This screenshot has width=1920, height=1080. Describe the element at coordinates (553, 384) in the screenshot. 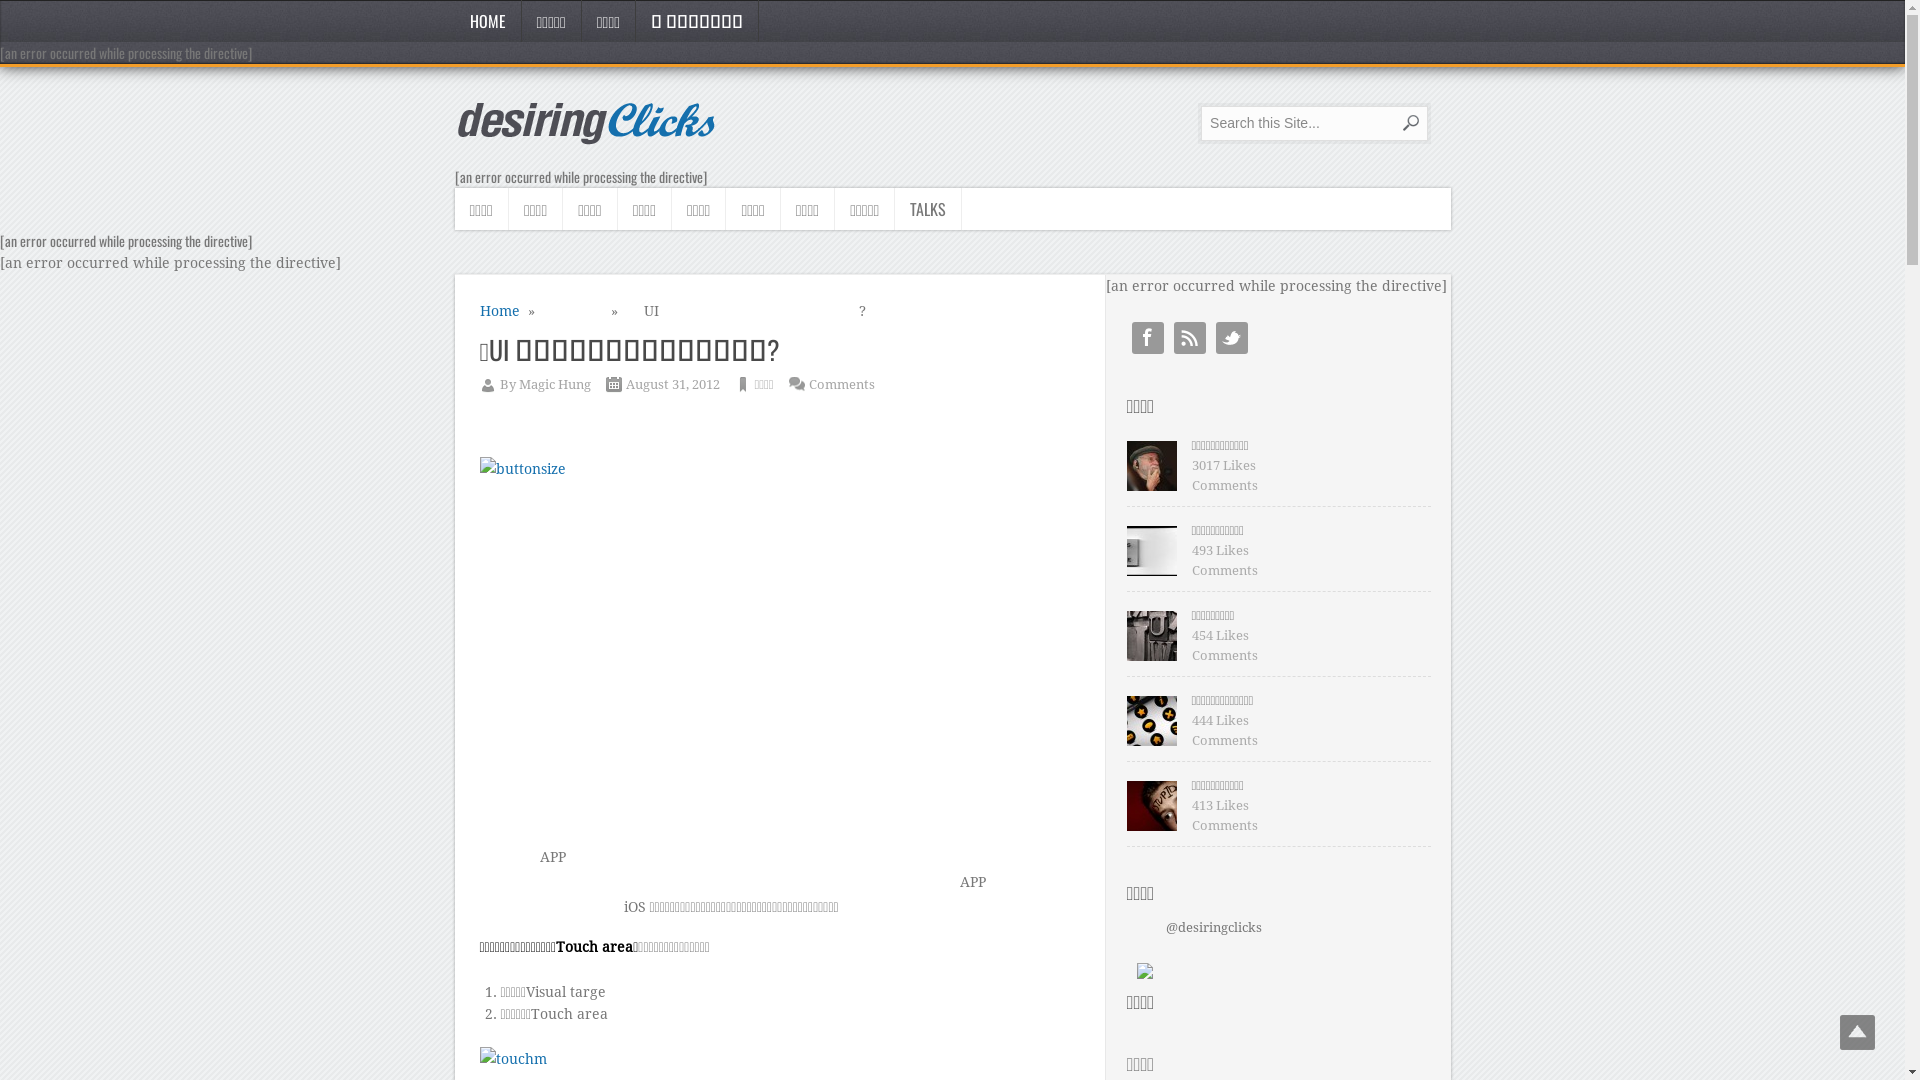

I see `'Magic Hung'` at that location.